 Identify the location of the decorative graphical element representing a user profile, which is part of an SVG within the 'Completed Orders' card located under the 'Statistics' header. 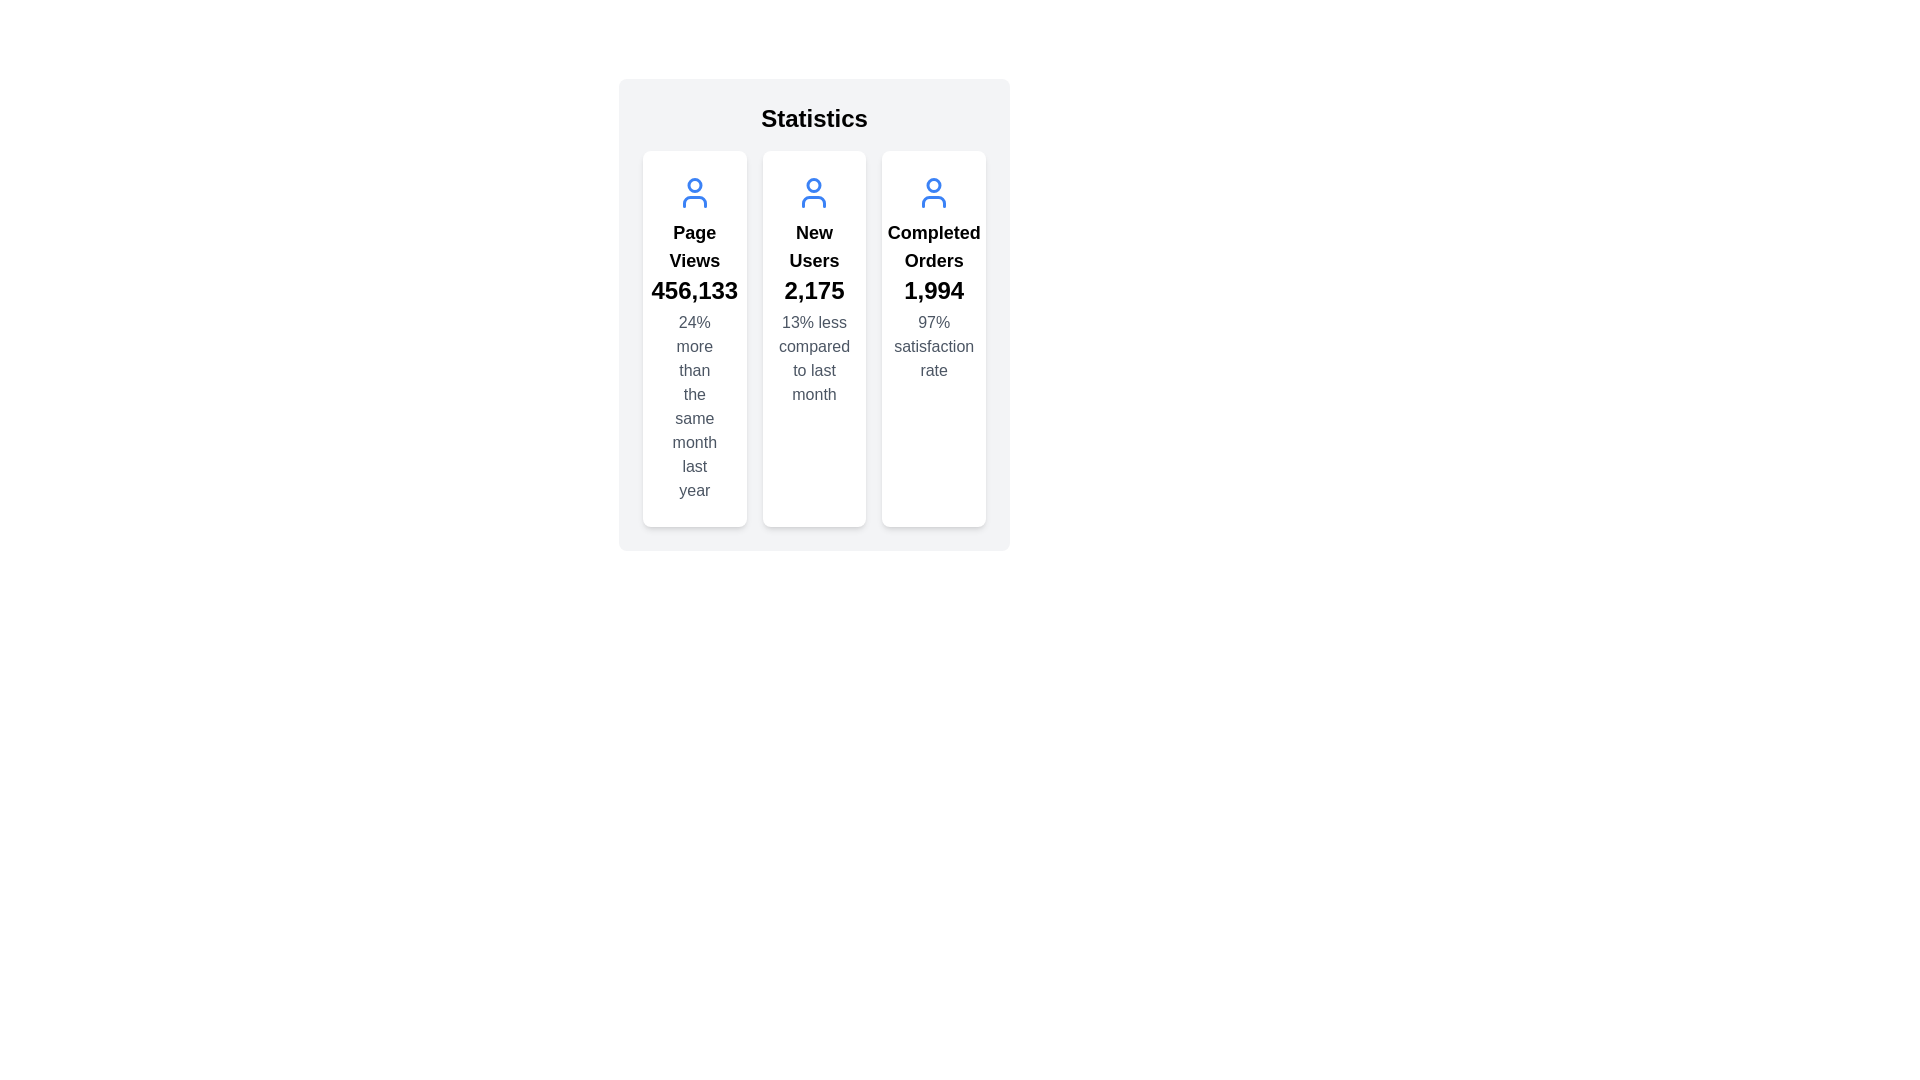
(933, 201).